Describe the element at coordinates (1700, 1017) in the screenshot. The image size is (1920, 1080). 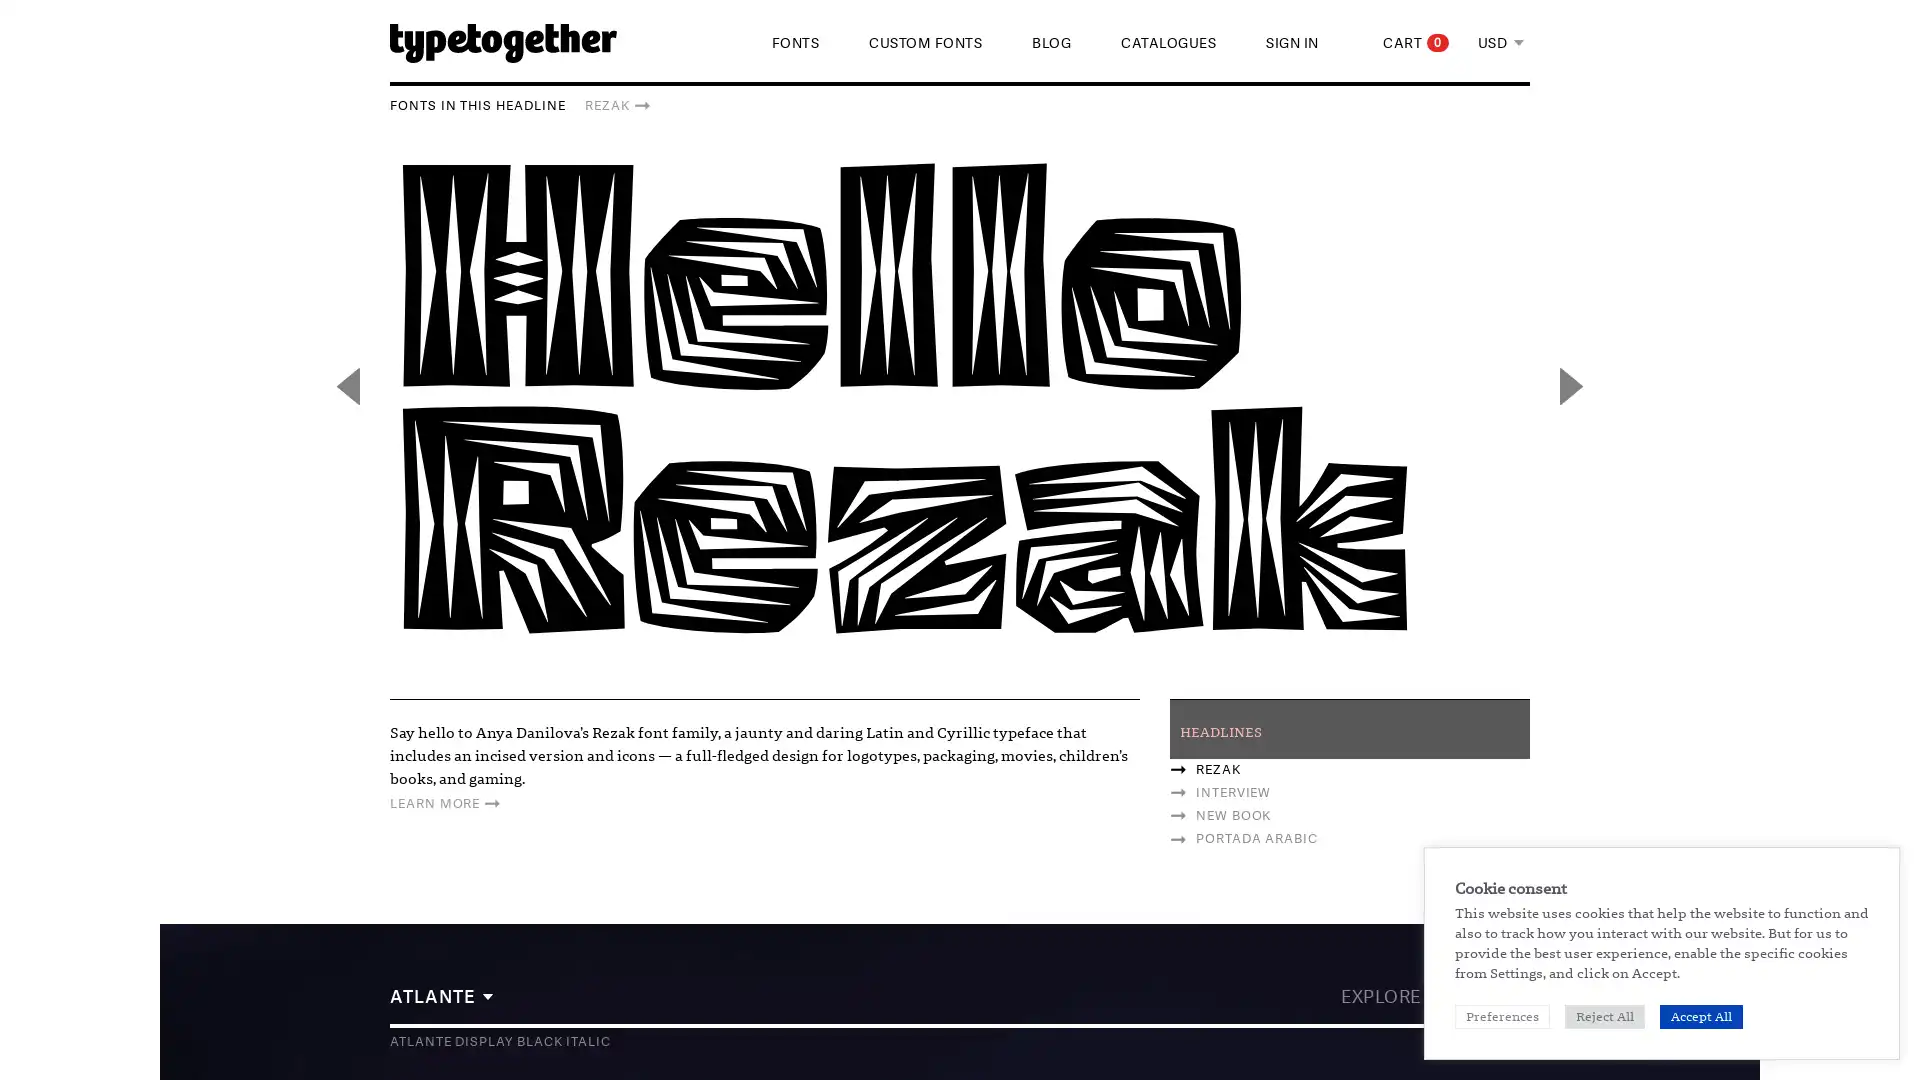
I see `Accept All` at that location.